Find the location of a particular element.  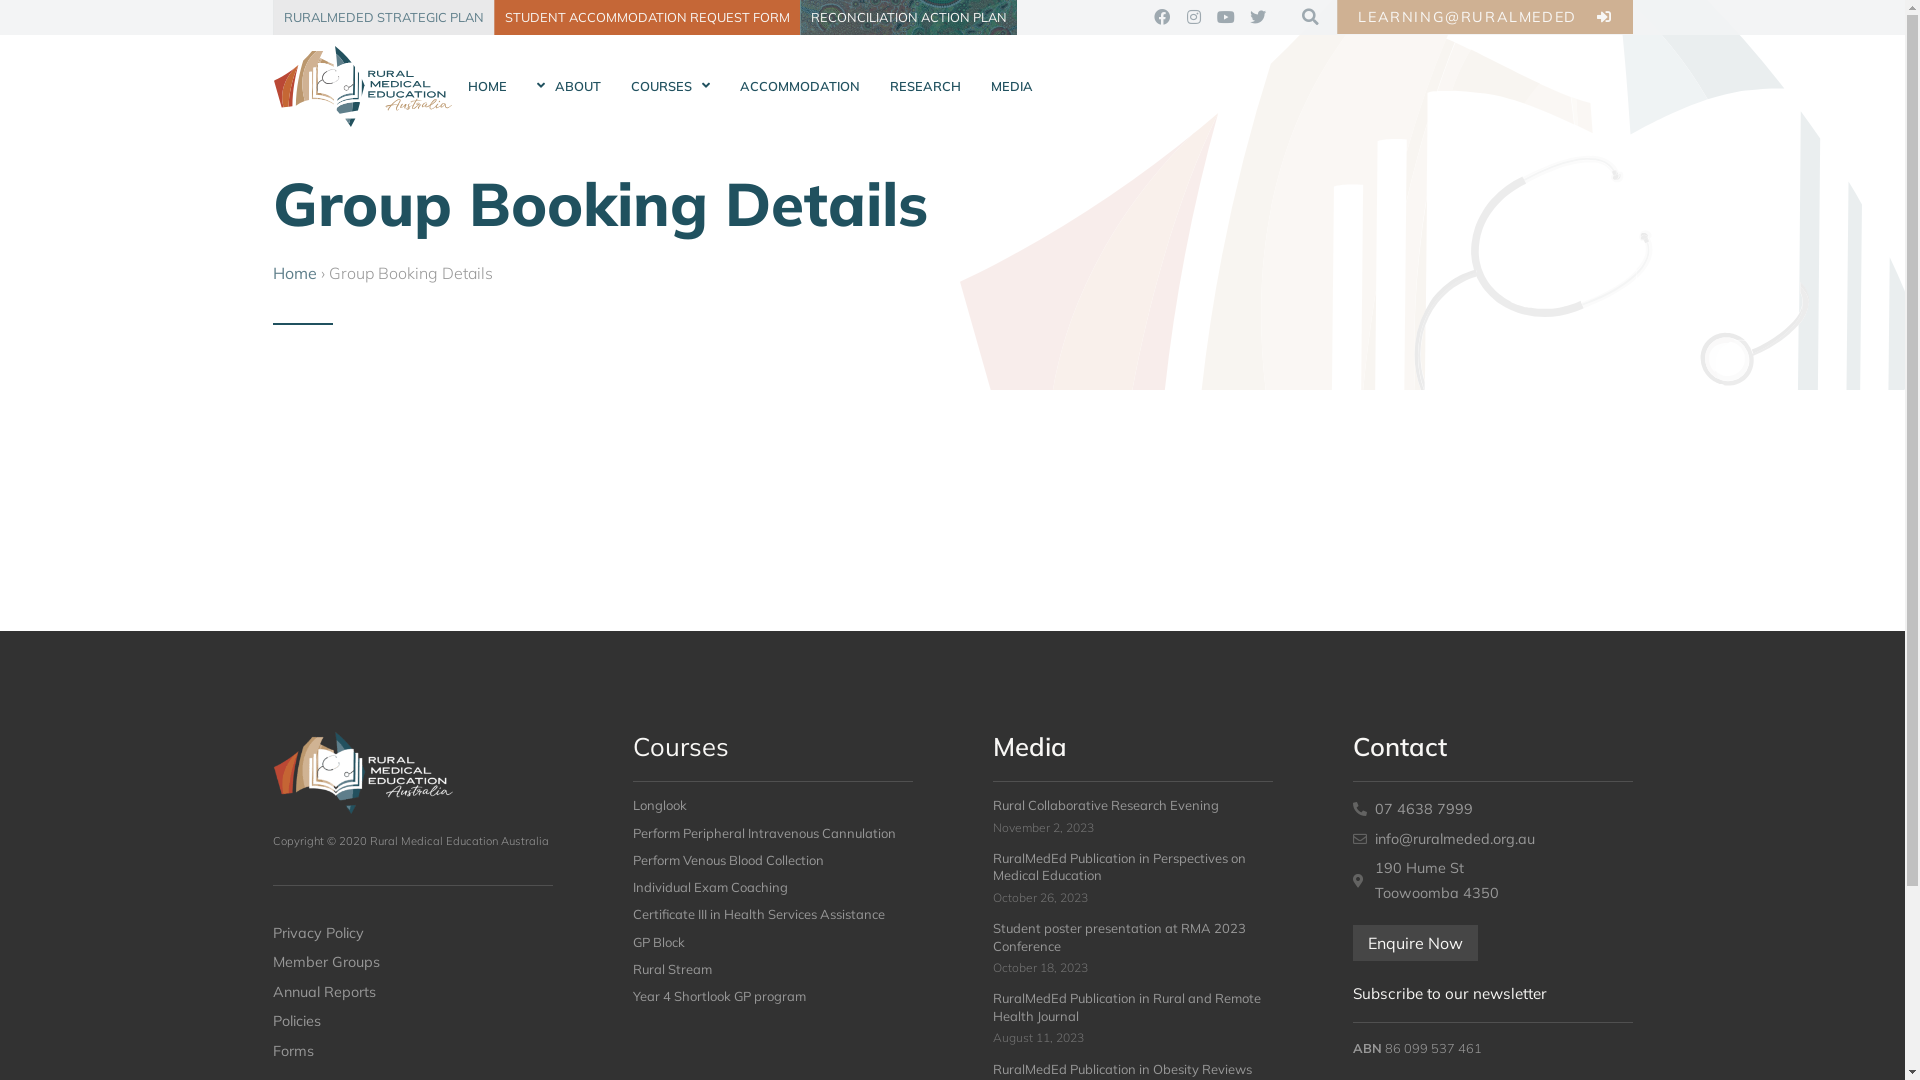

'RuralMedEd Publication in Obesity Reviews' is located at coordinates (1121, 1067).